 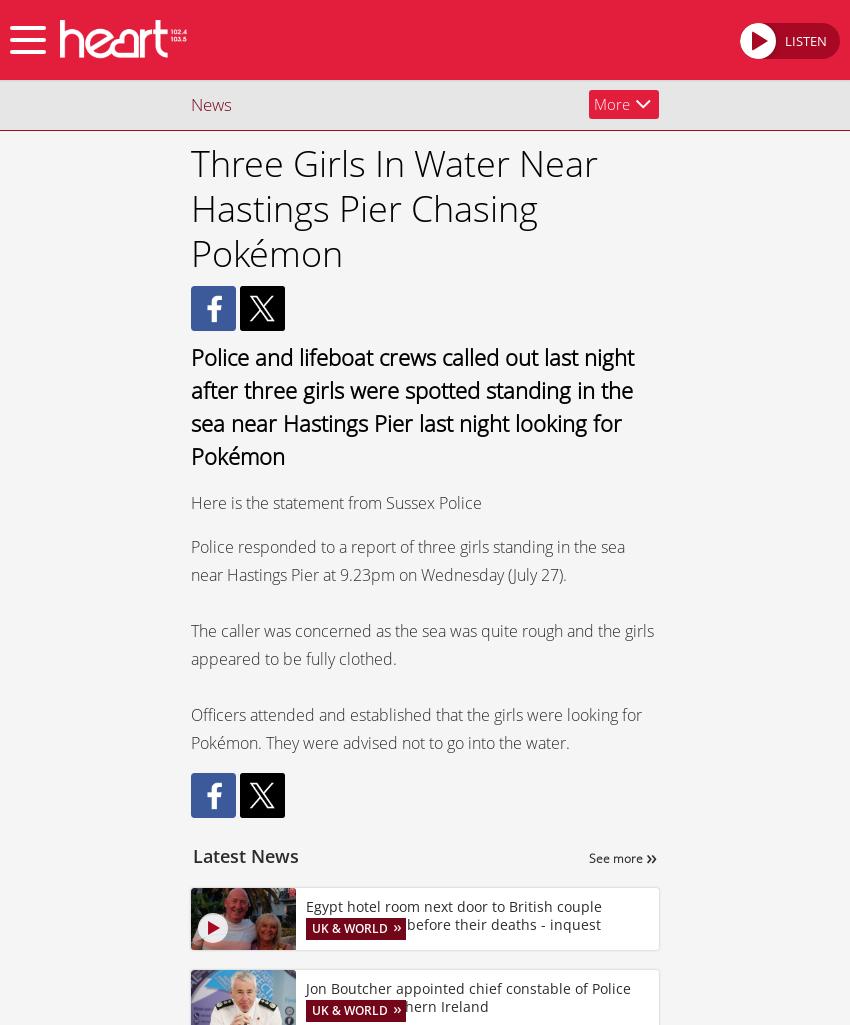 What do you see at coordinates (412, 406) in the screenshot?
I see `'Police and lifeboat crews called out last night after three girls were spotted standing in the sea near Hastings Pier last night looking for Pokémon'` at bounding box center [412, 406].